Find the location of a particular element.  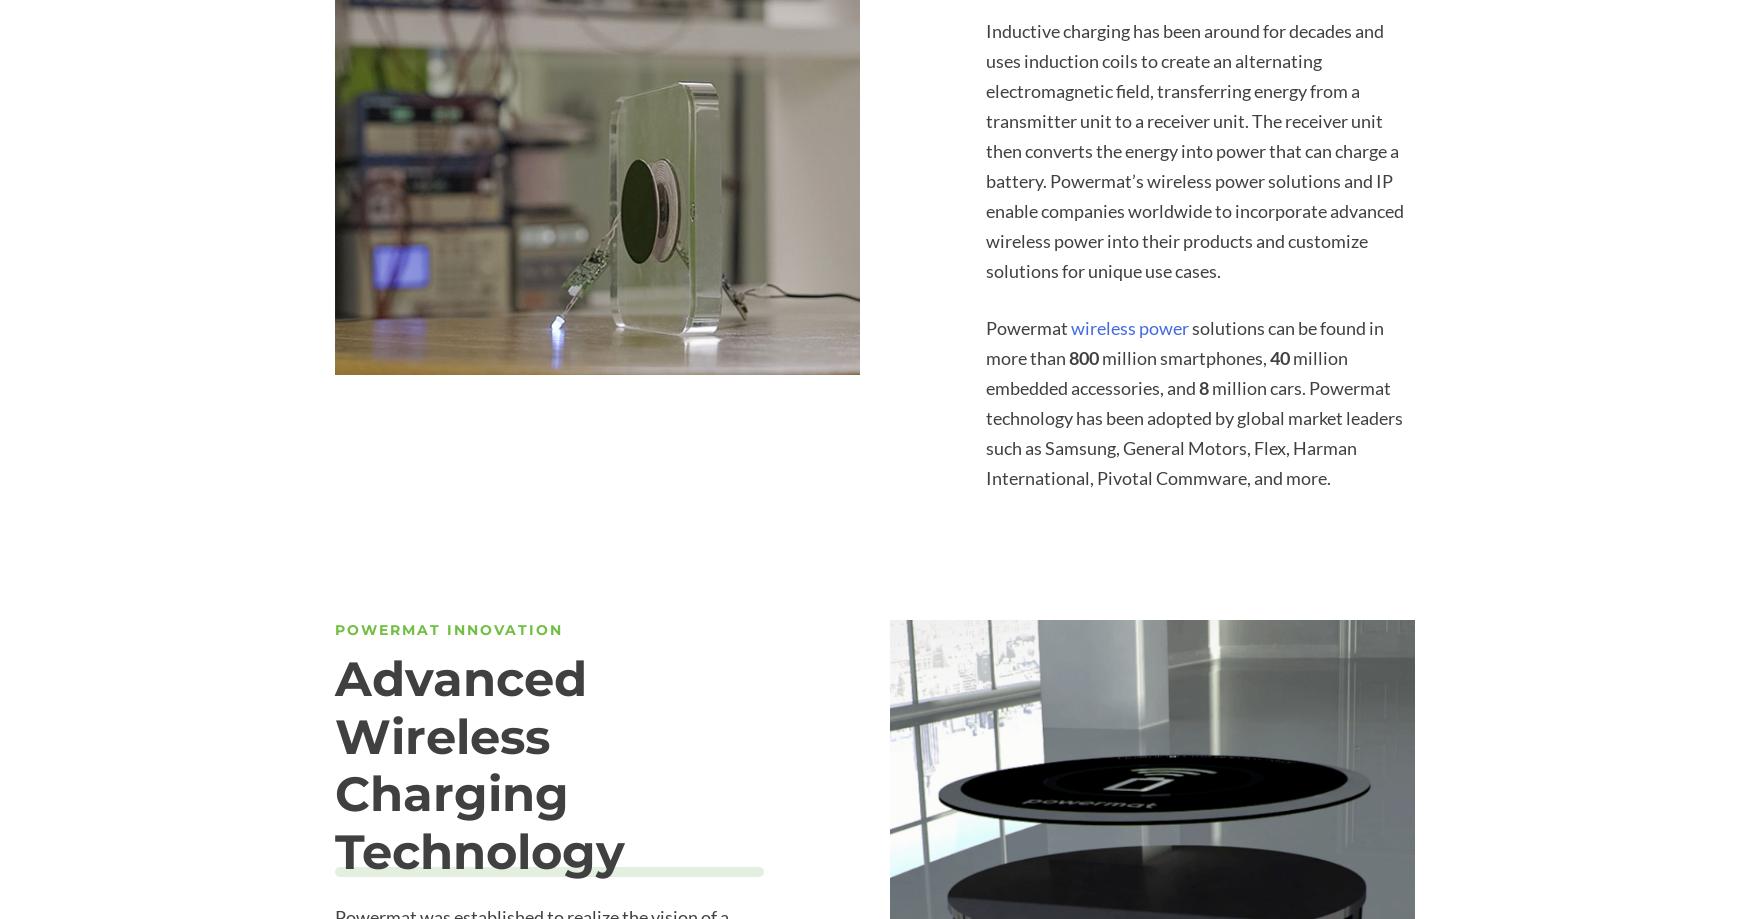

'million embedded accessories, and' is located at coordinates (1166, 373).